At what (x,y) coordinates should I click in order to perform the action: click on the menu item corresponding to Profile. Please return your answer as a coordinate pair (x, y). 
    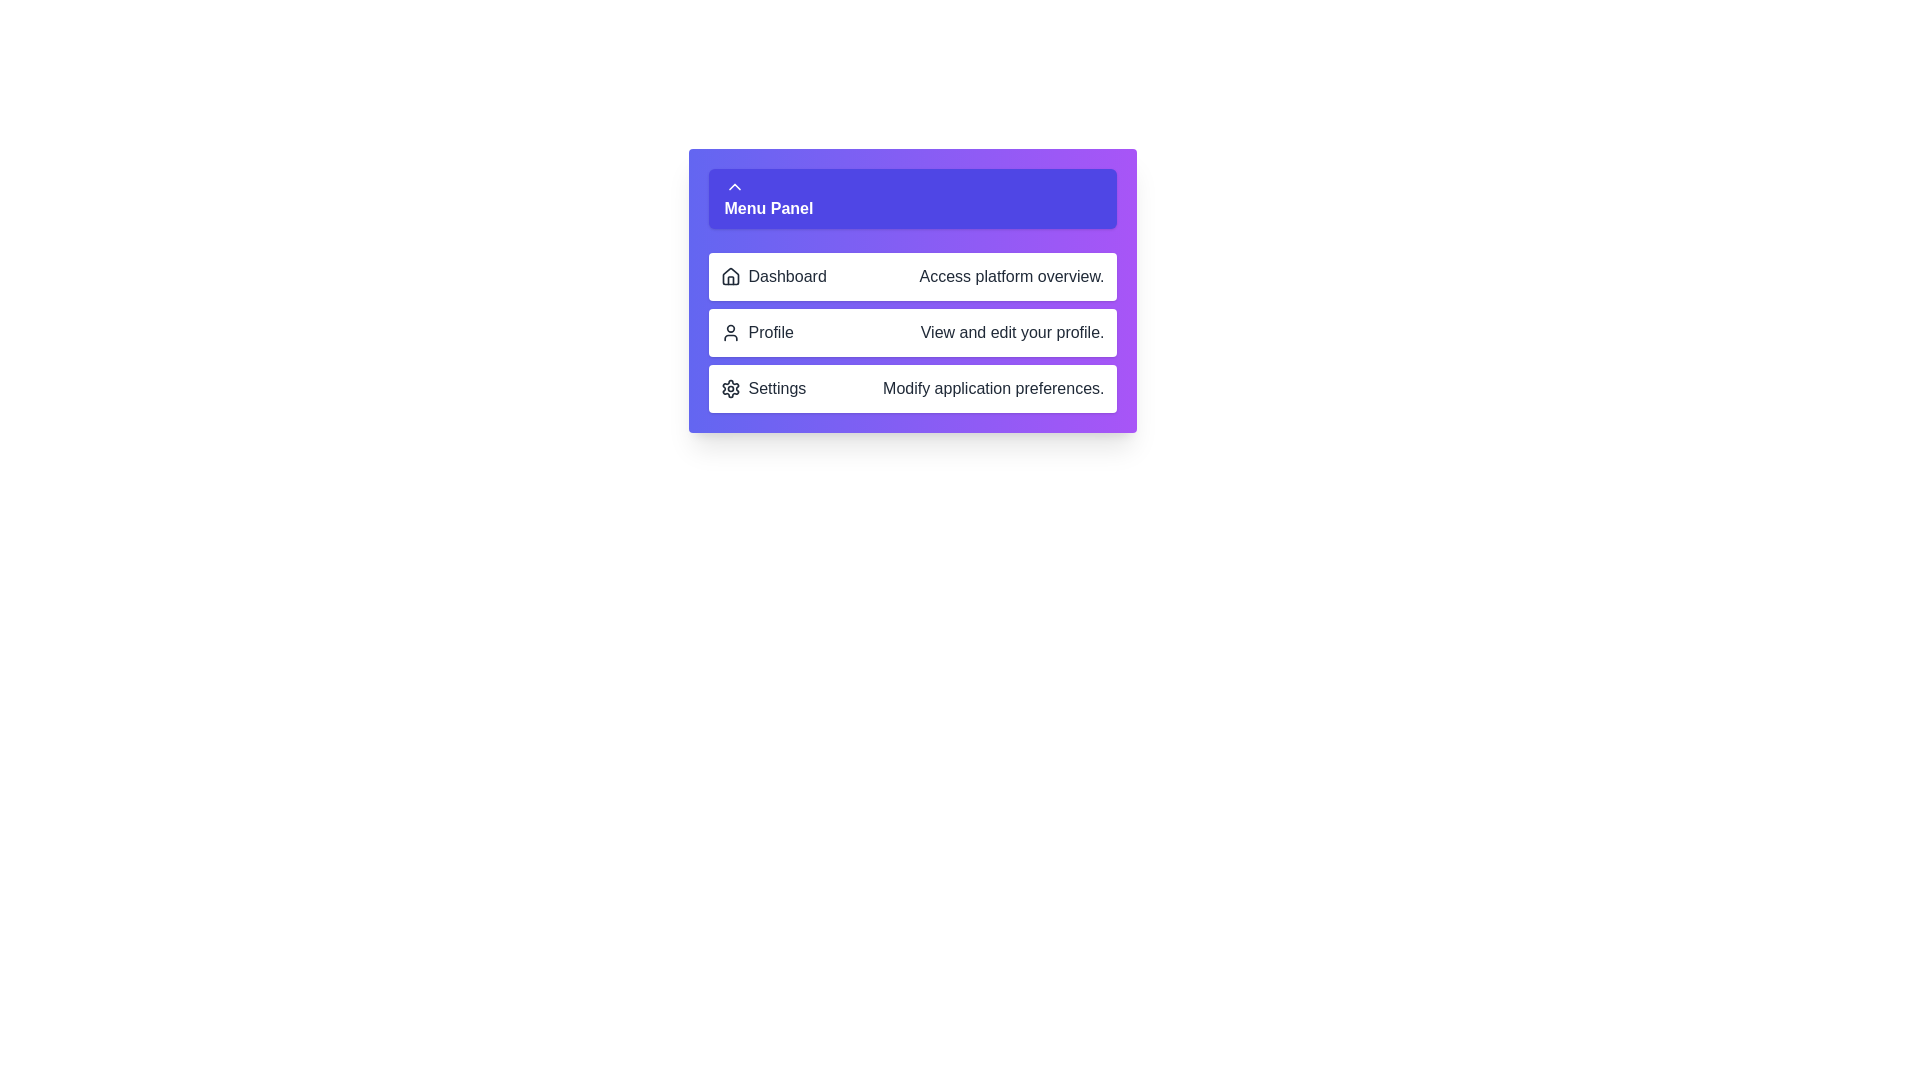
    Looking at the image, I should click on (911, 331).